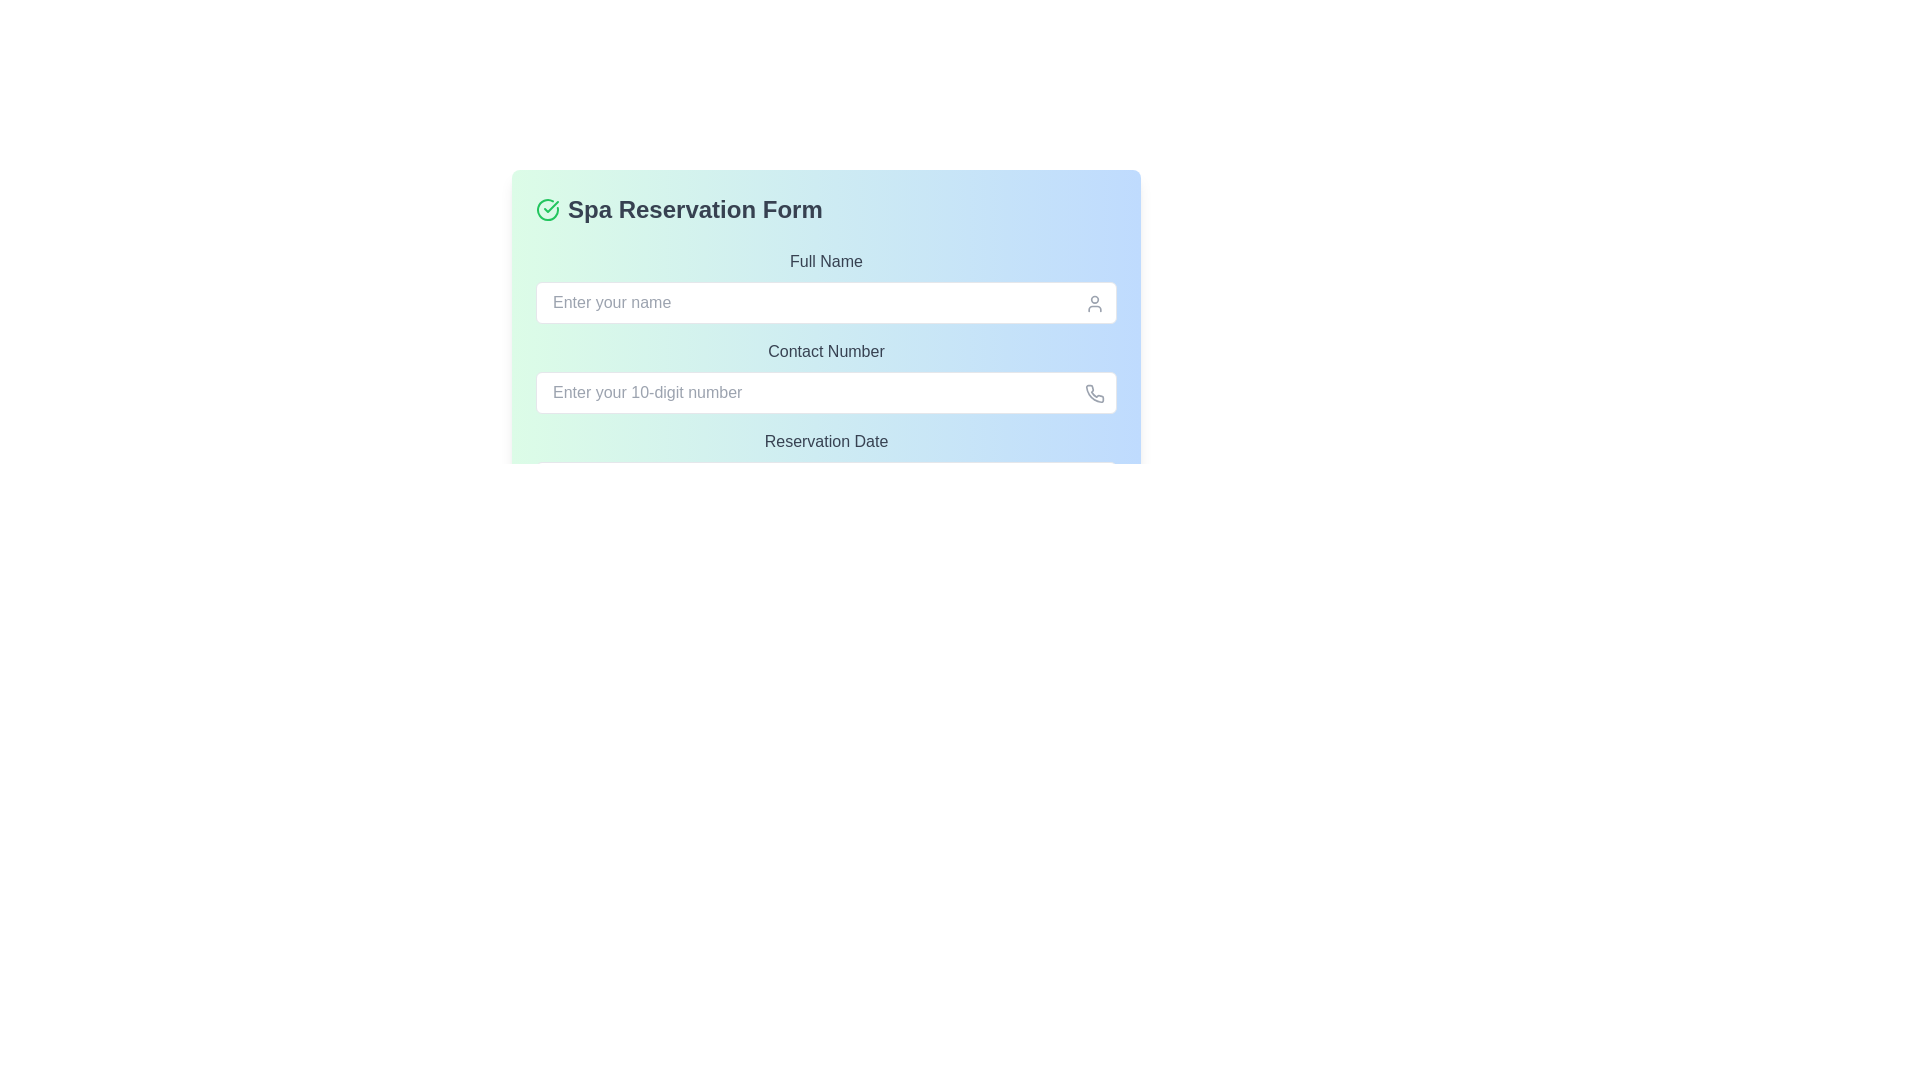  I want to click on the checkmark segment of the green icon located to the left of the 'Spa Reservation Form' text, so click(551, 207).